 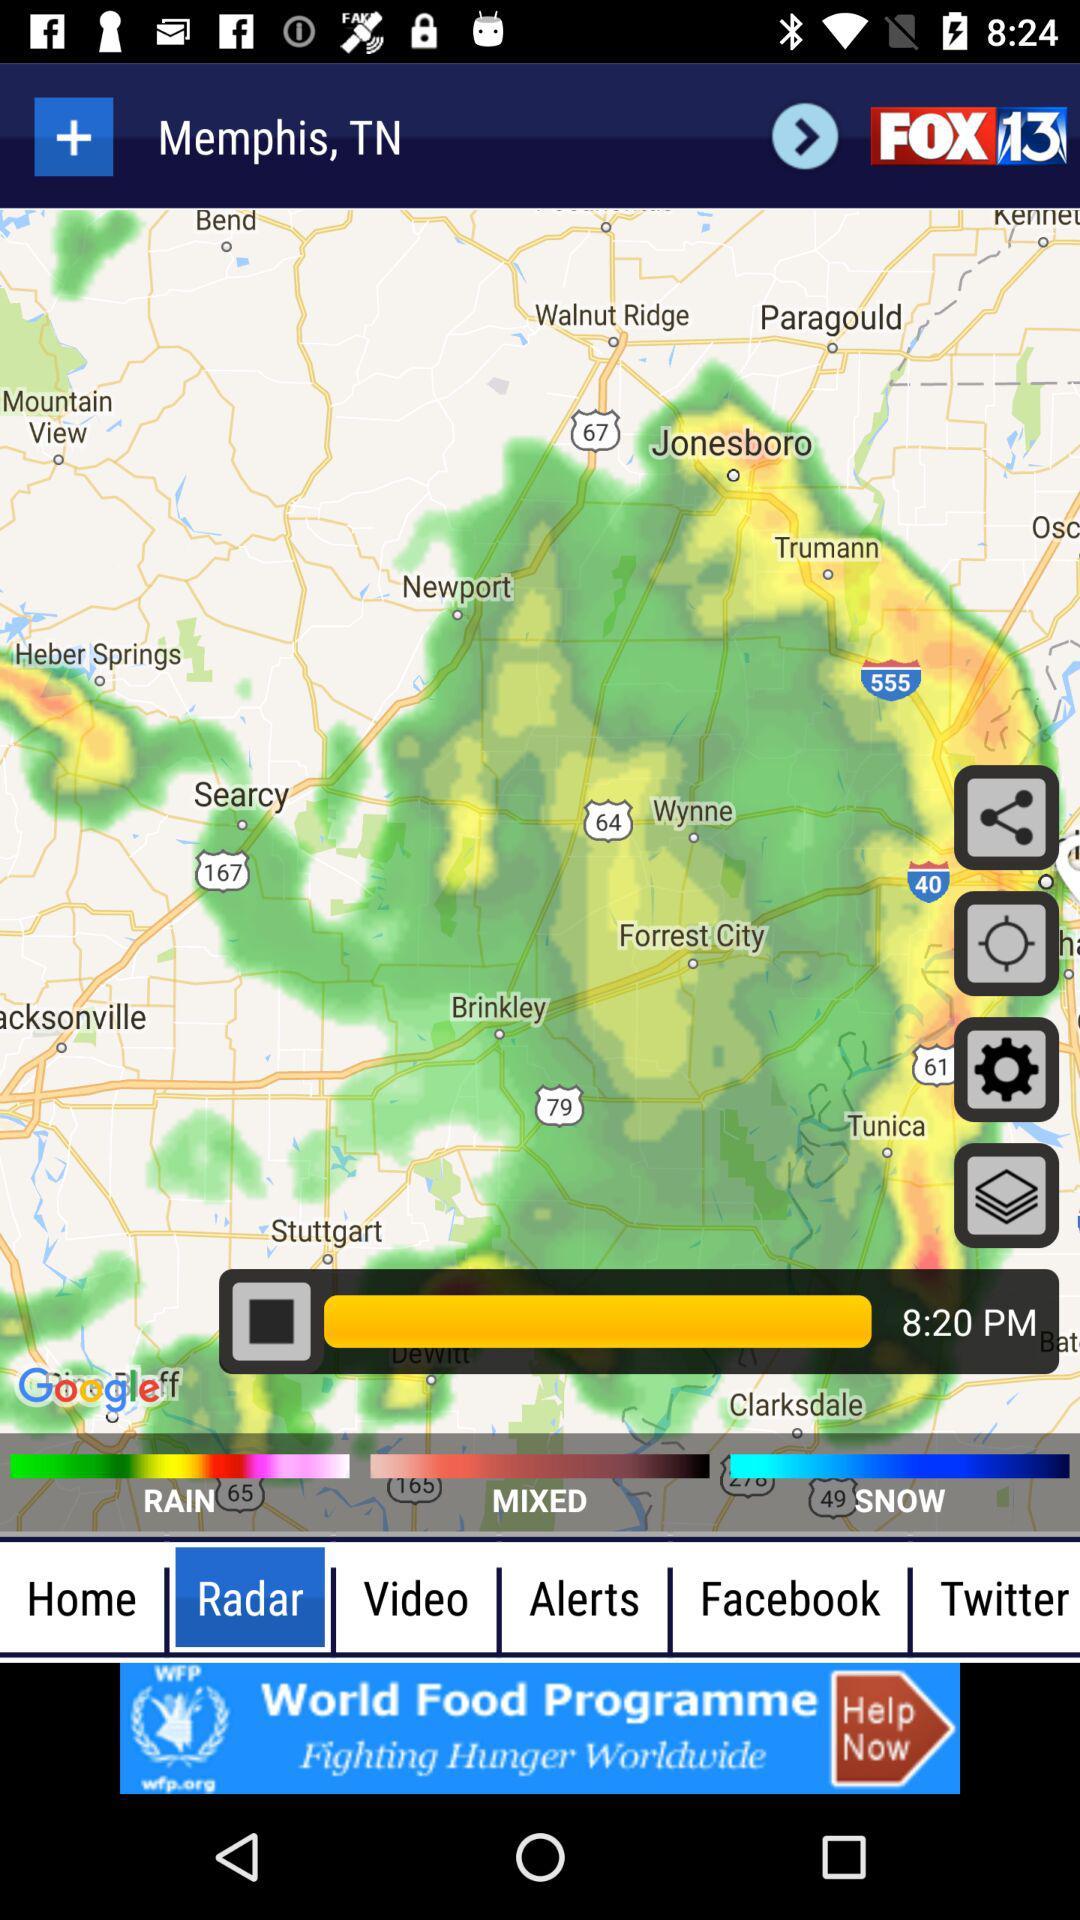 I want to click on the settings symbol at the right side of the page, so click(x=1006, y=1068).